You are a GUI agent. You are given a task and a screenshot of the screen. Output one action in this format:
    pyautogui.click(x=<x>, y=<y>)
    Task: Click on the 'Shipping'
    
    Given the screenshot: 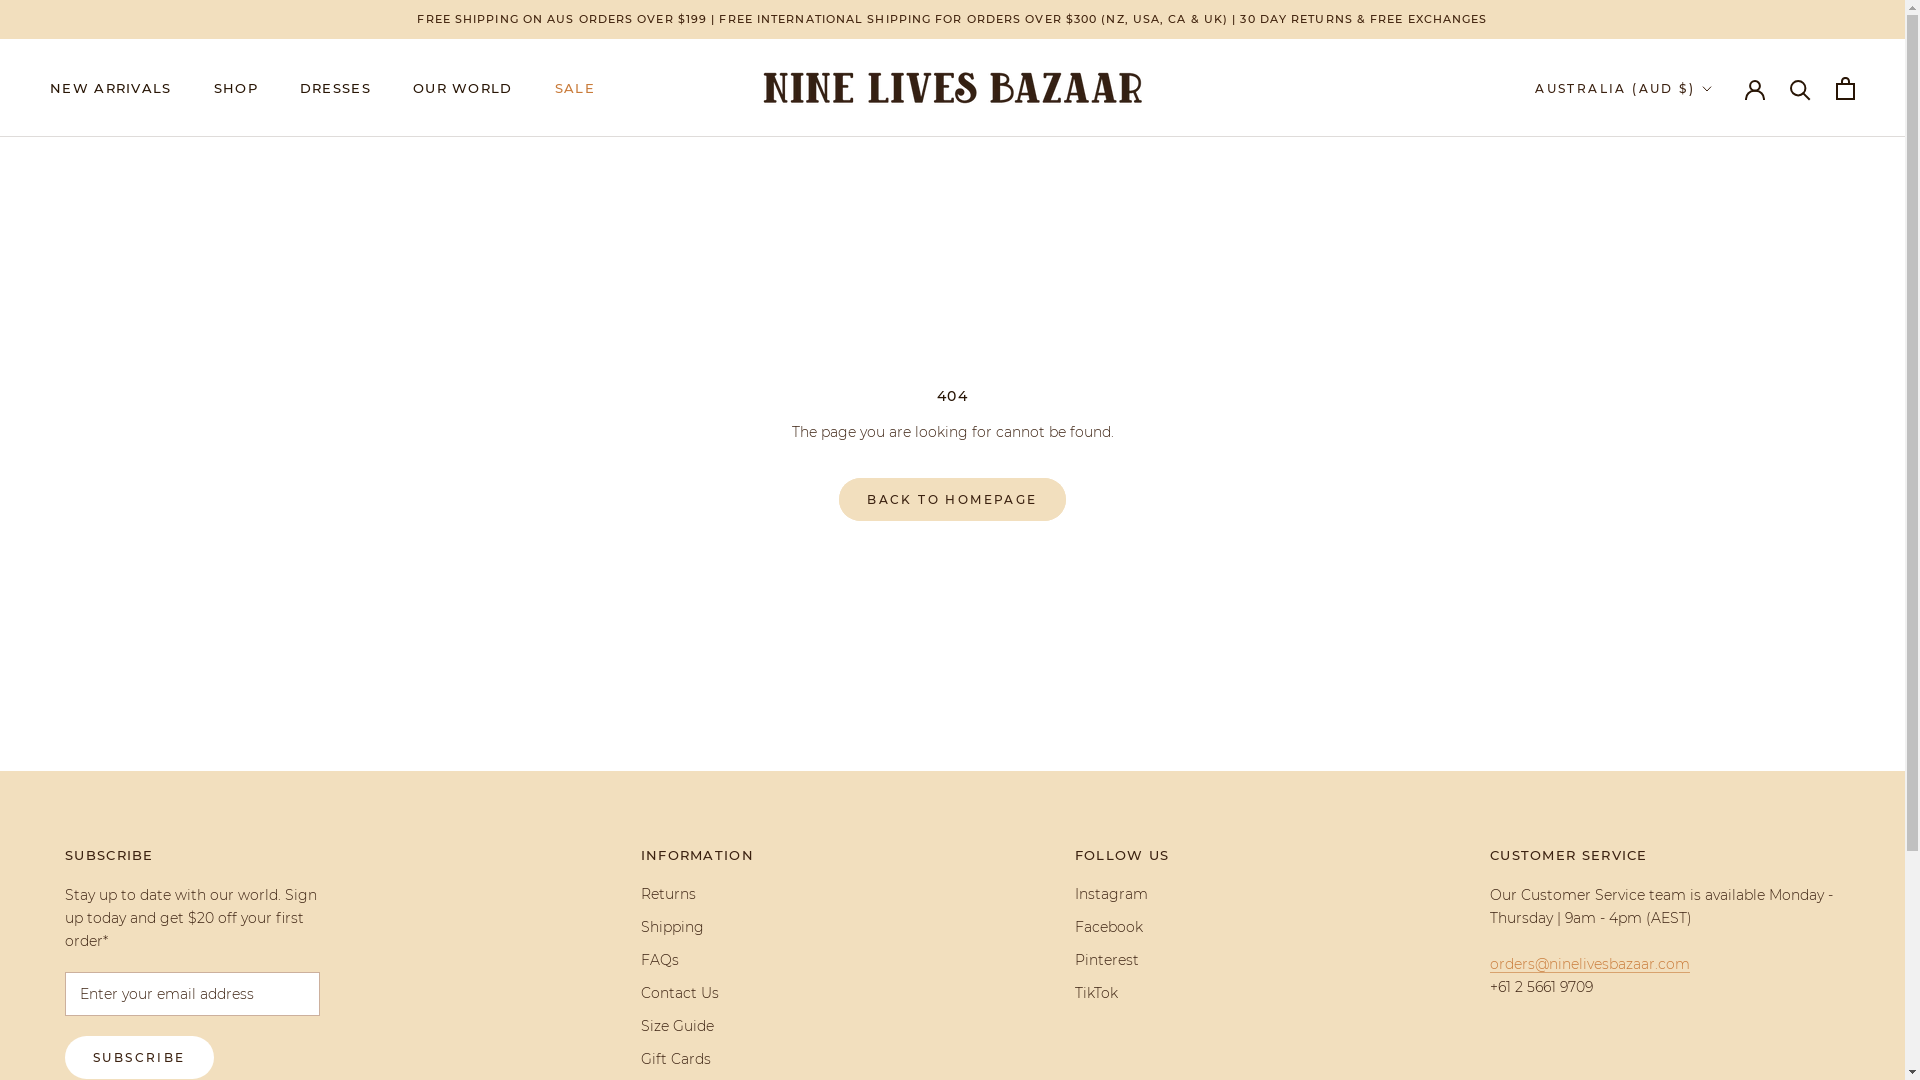 What is the action you would take?
    pyautogui.click(x=697, y=927)
    